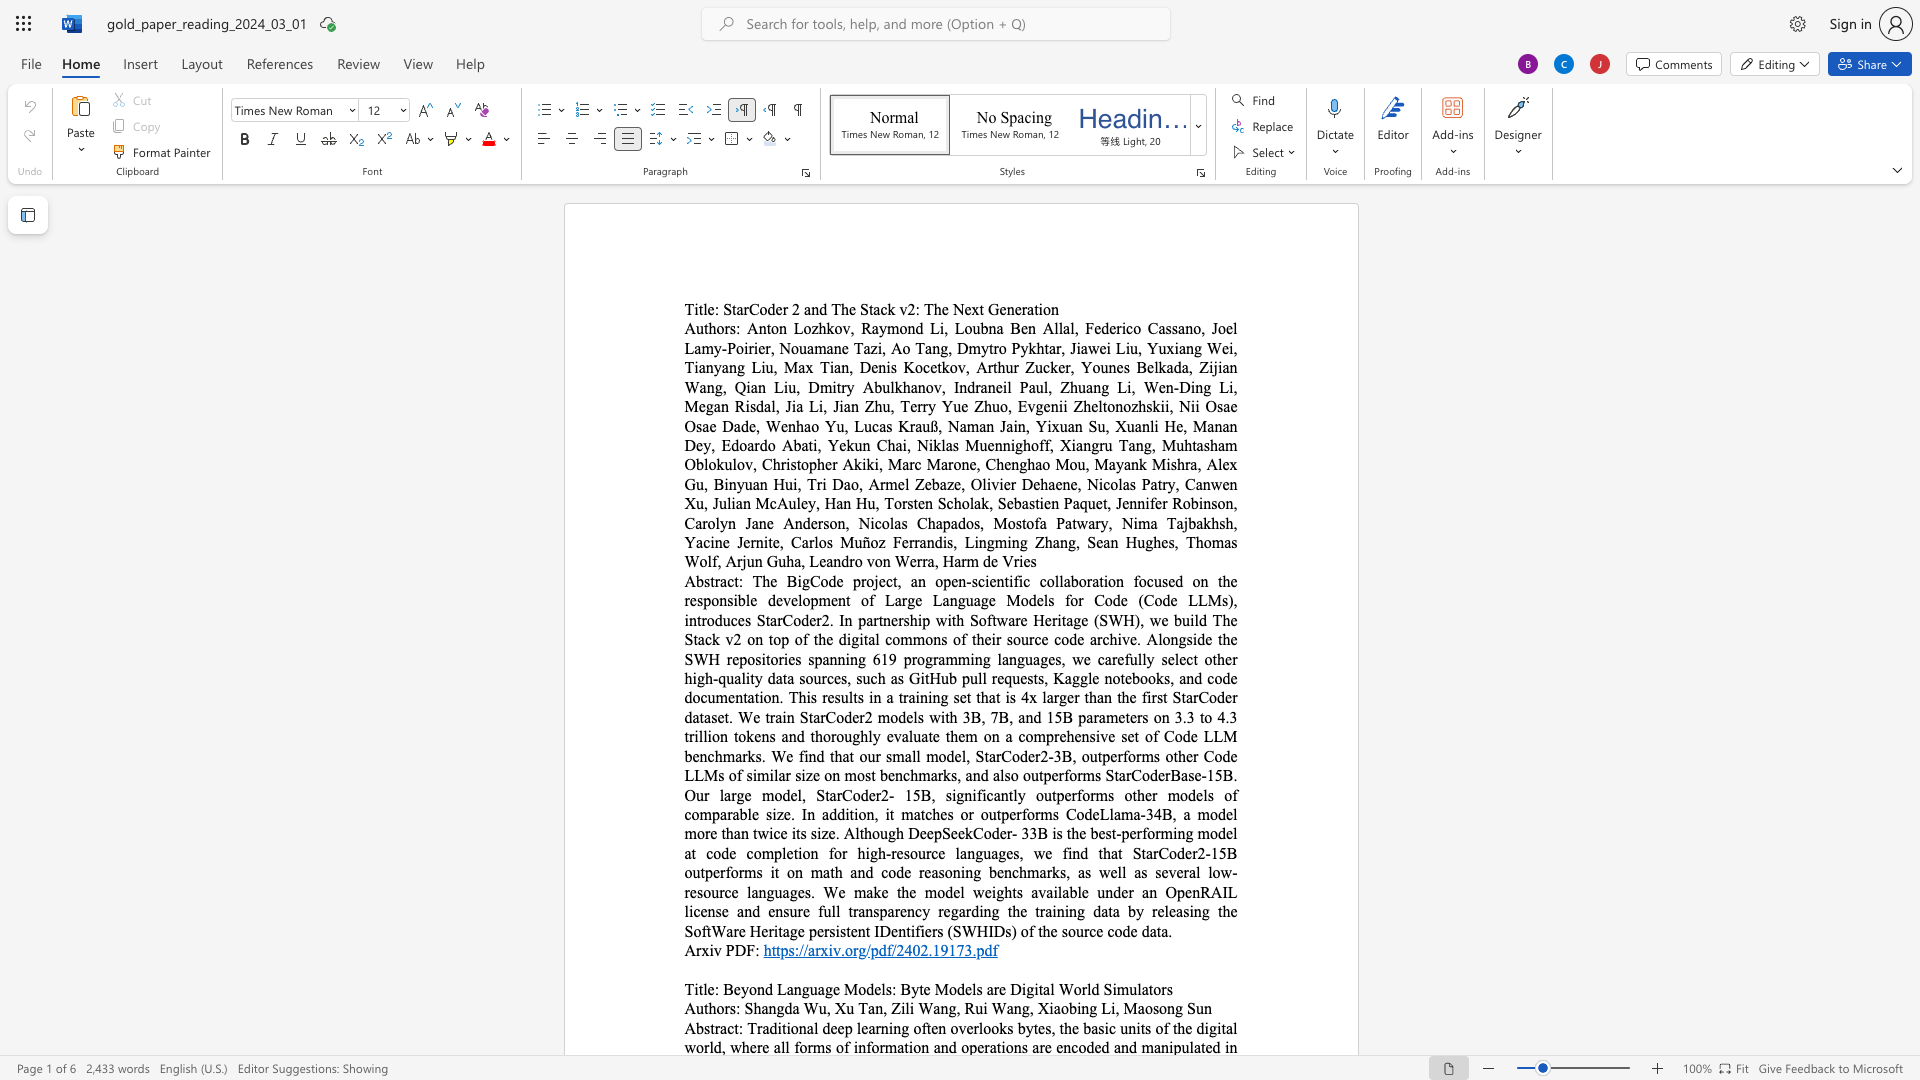 The width and height of the screenshot is (1920, 1080). Describe the element at coordinates (1141, 1008) in the screenshot. I see `the 1th character "a" in the text` at that location.